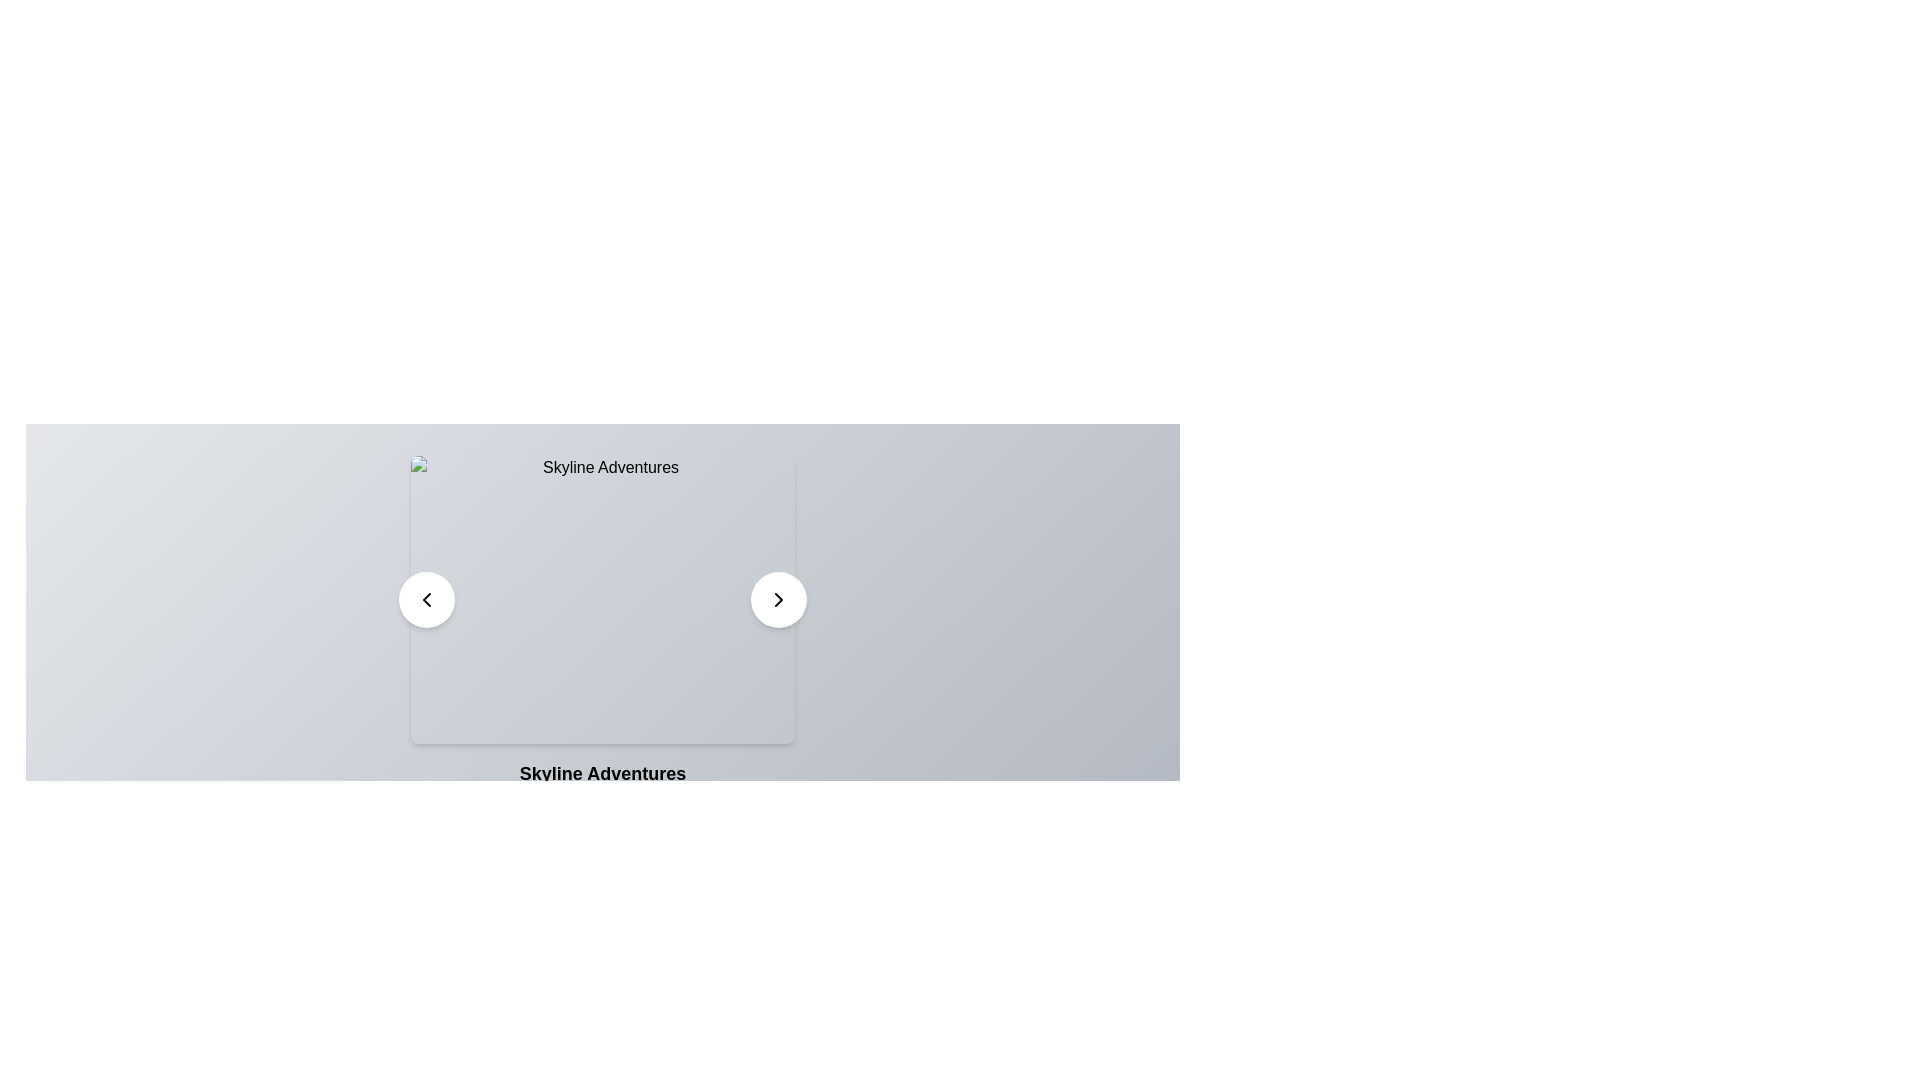 The image size is (1920, 1080). I want to click on the right navigation button's icon, which features an arrow embedded within a circular button, so click(777, 599).